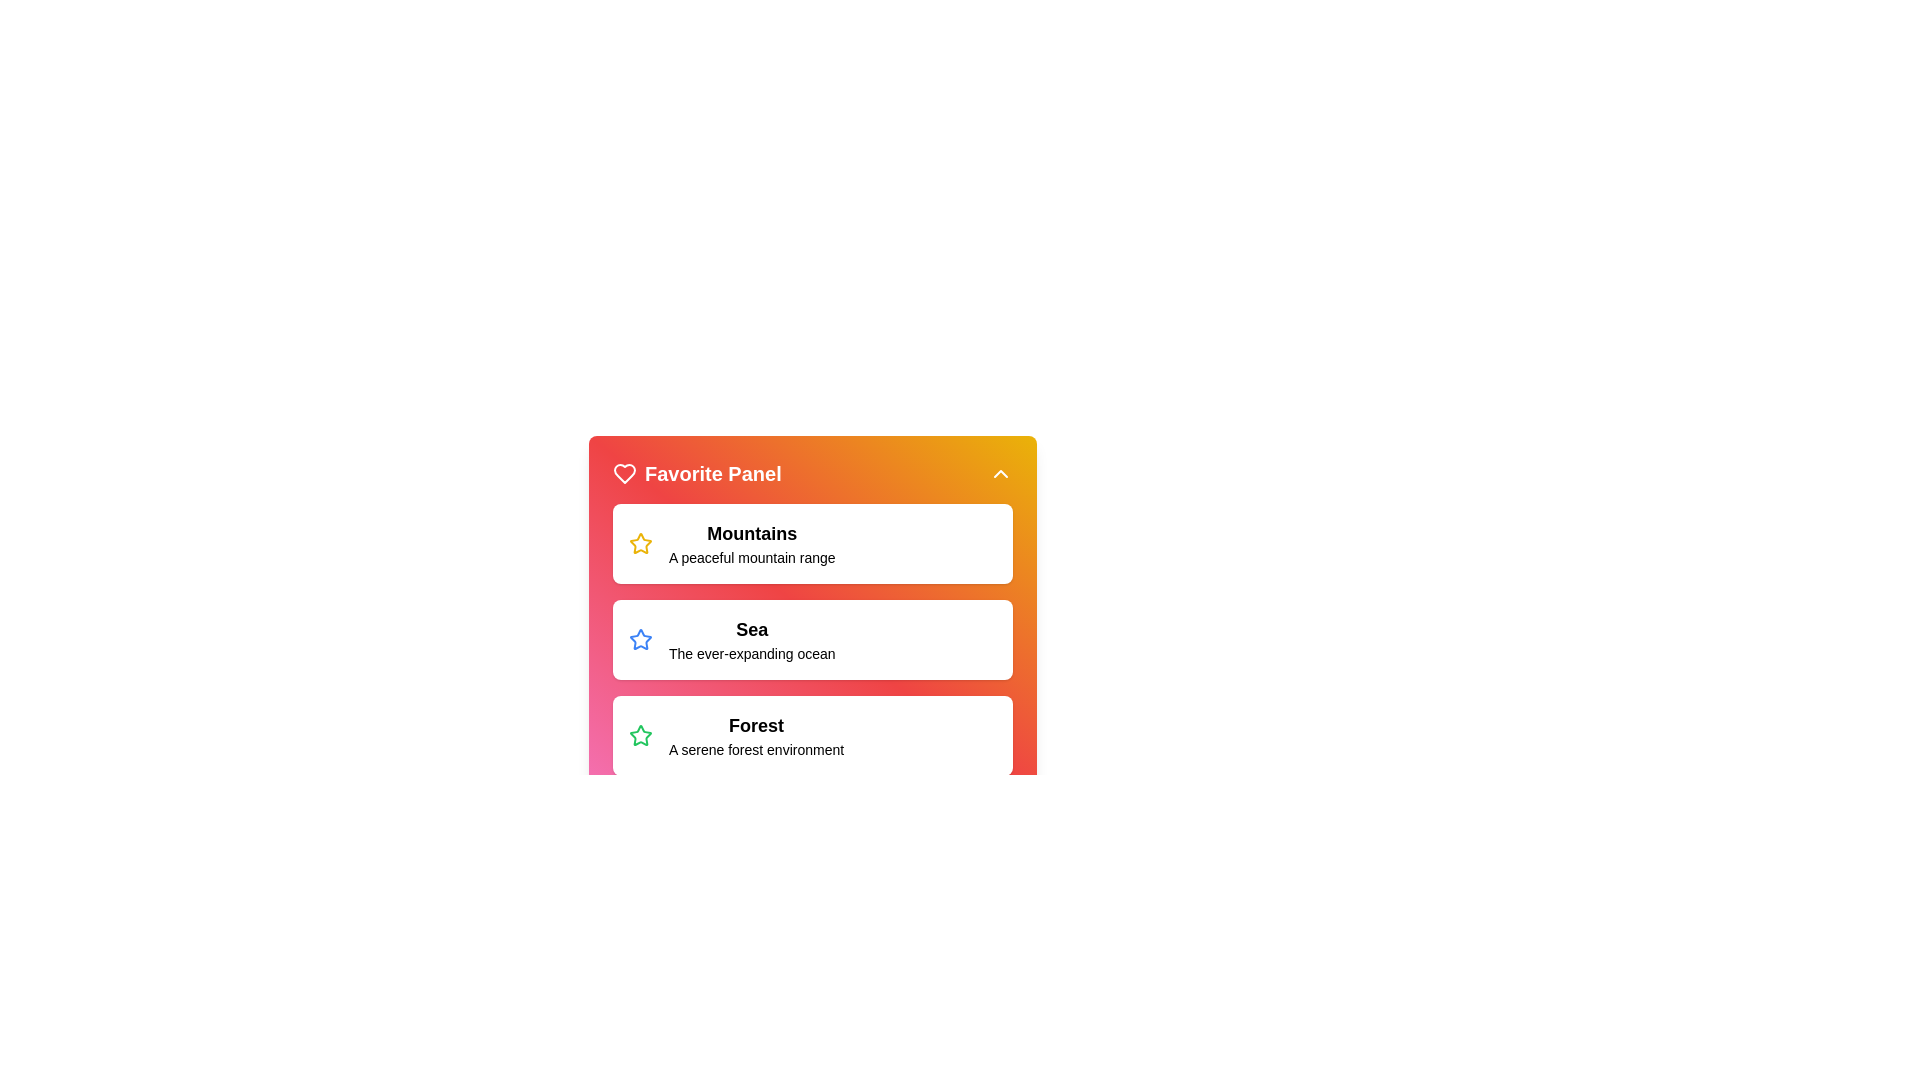 This screenshot has width=1920, height=1080. I want to click on the text label that reads 'A serene forest environment', which is located below the title 'Forest' in the Favorite Panel, so click(755, 749).